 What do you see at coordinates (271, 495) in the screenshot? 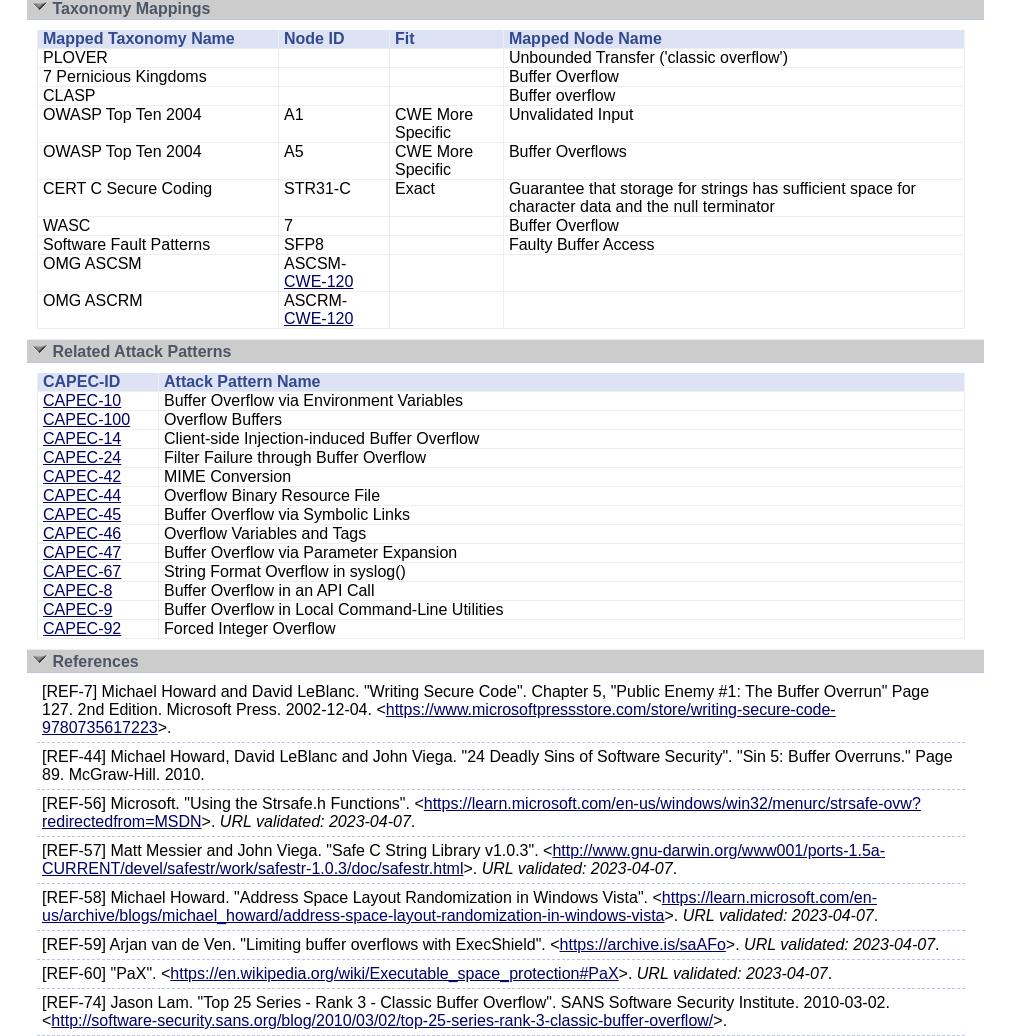
I see `'Overflow Binary Resource File'` at bounding box center [271, 495].